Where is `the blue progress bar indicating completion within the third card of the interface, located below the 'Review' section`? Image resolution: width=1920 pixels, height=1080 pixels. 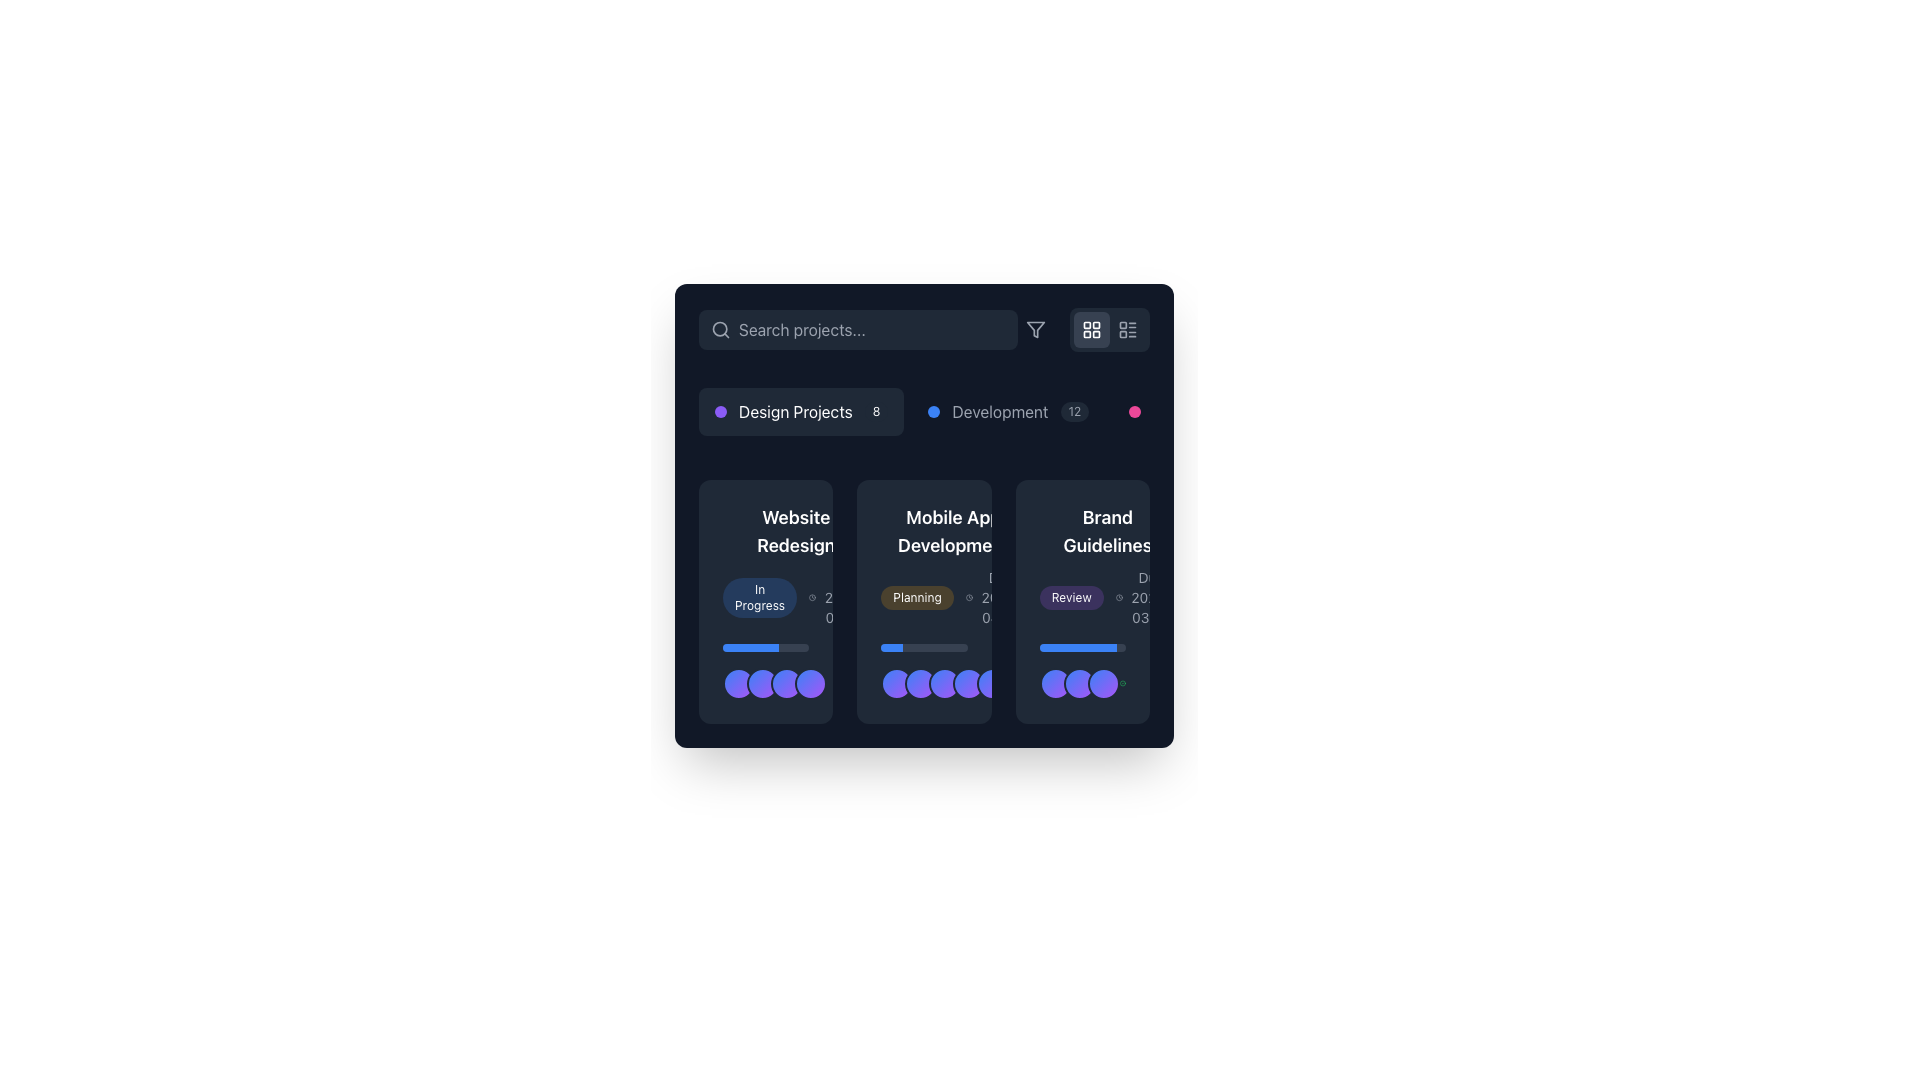 the blue progress bar indicating completion within the third card of the interface, located below the 'Review' section is located at coordinates (1077, 648).